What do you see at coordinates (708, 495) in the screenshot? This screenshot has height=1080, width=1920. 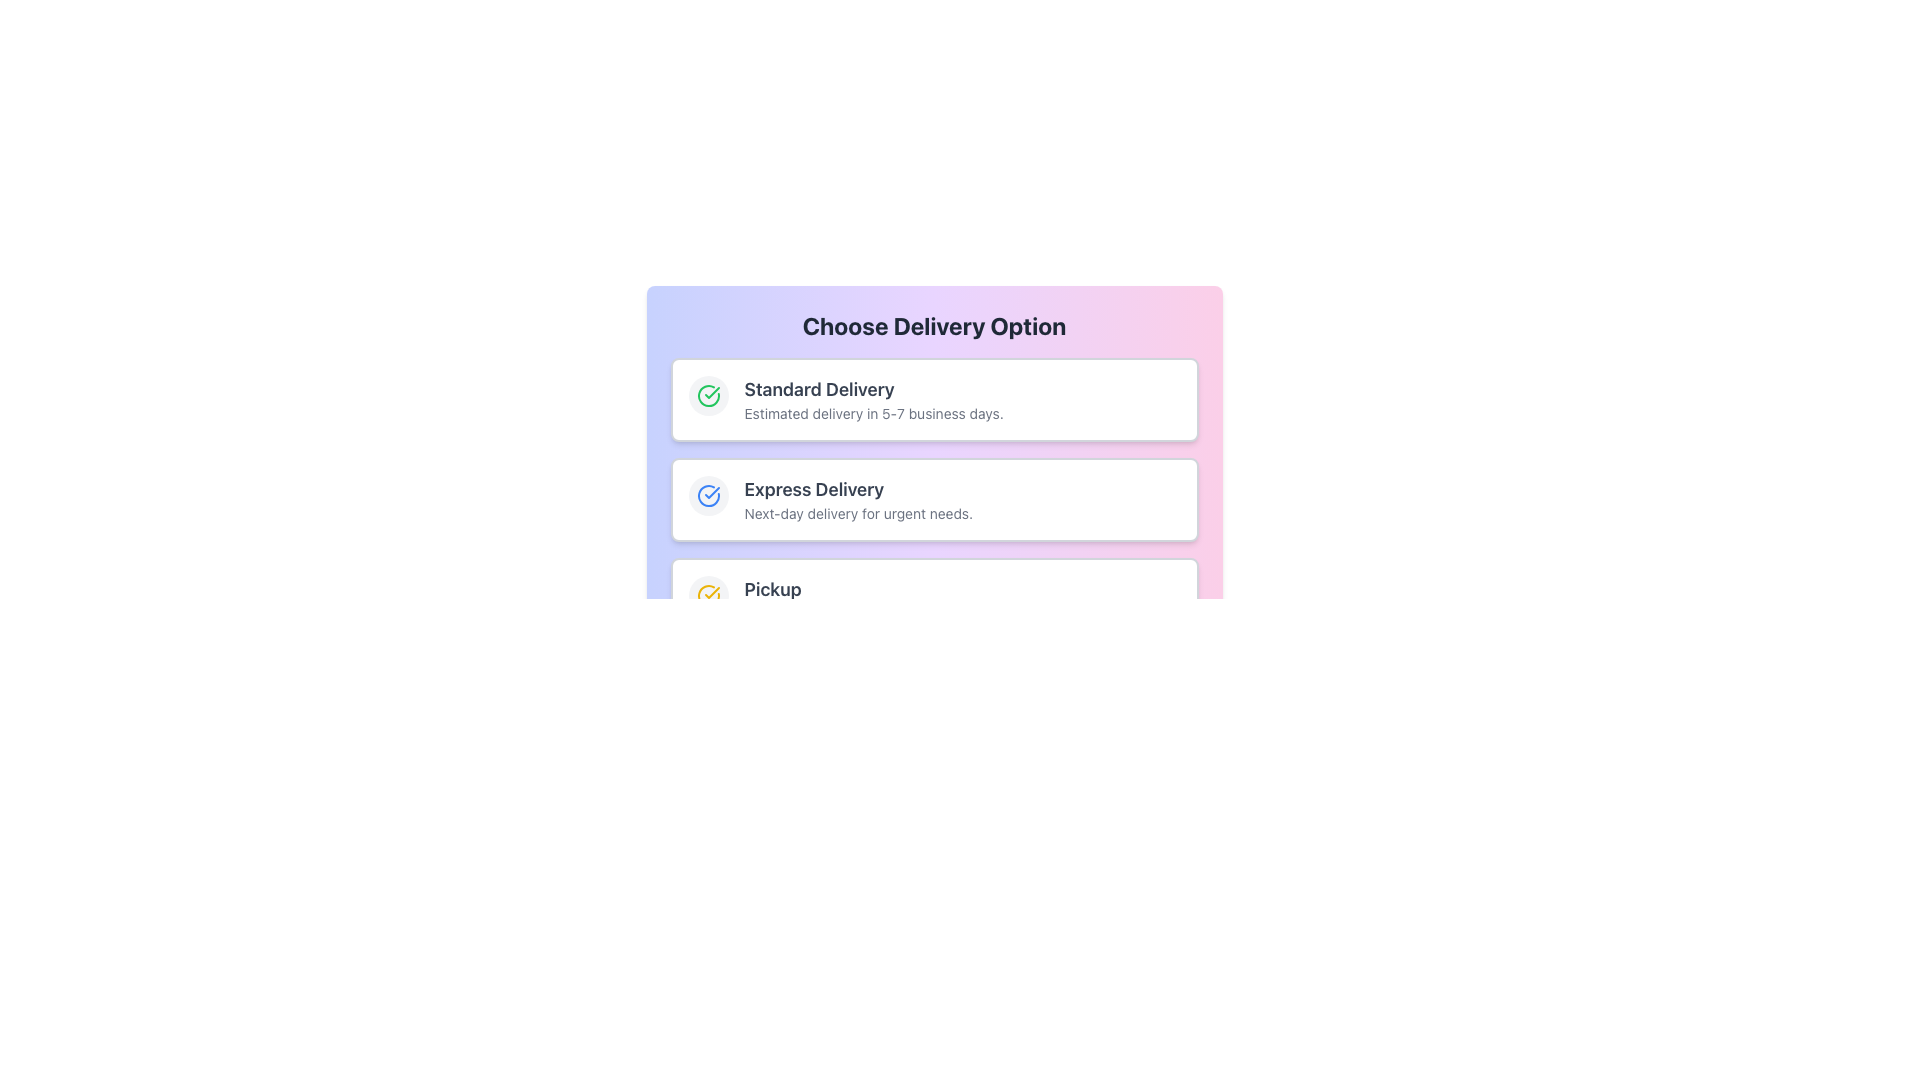 I see `the confirmation marker icon located in the top left corner of the 'Standard Delivery' option box, which indicates that the associated option is selected or approved` at bounding box center [708, 495].